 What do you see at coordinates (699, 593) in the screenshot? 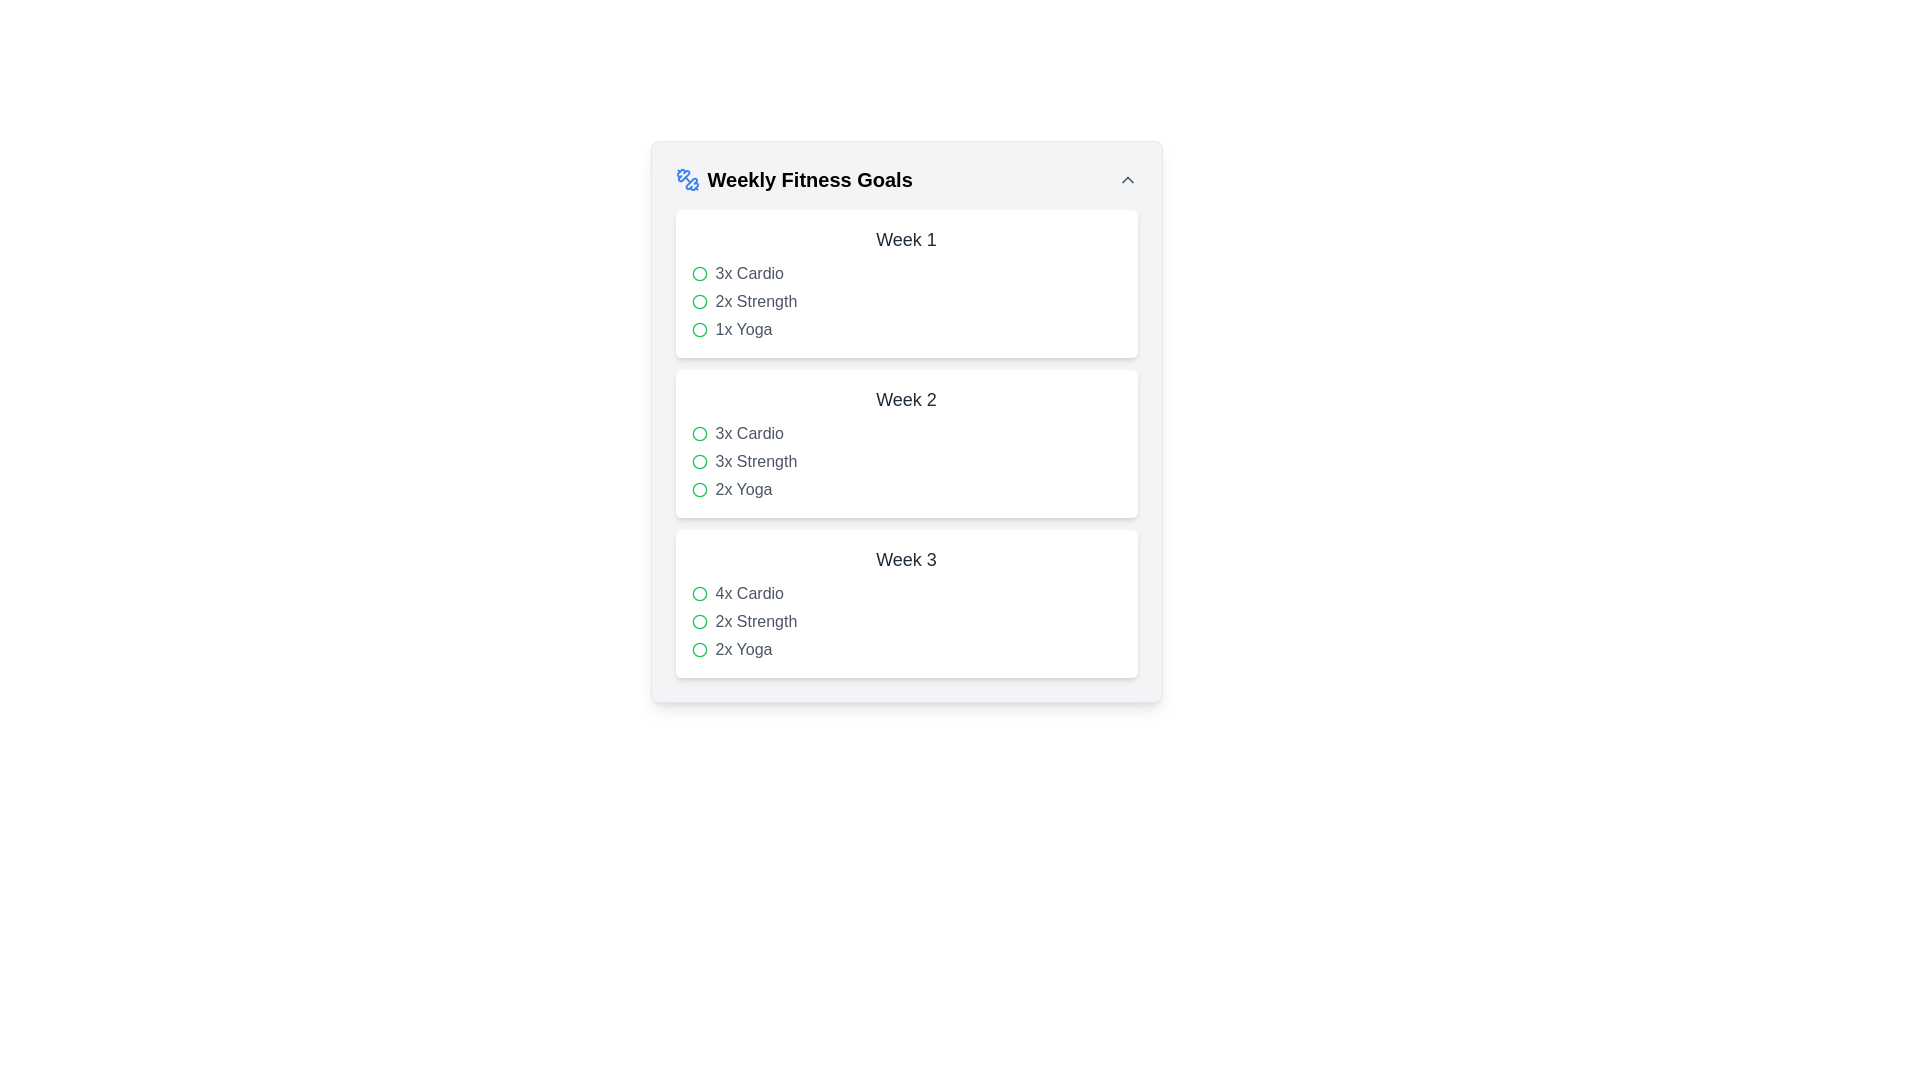
I see `the small circular icon with a green border and transparent center, which is the first item under '4x Cardio' in the 'Week 3' section of the 'Weekly Fitness Goals' card` at bounding box center [699, 593].